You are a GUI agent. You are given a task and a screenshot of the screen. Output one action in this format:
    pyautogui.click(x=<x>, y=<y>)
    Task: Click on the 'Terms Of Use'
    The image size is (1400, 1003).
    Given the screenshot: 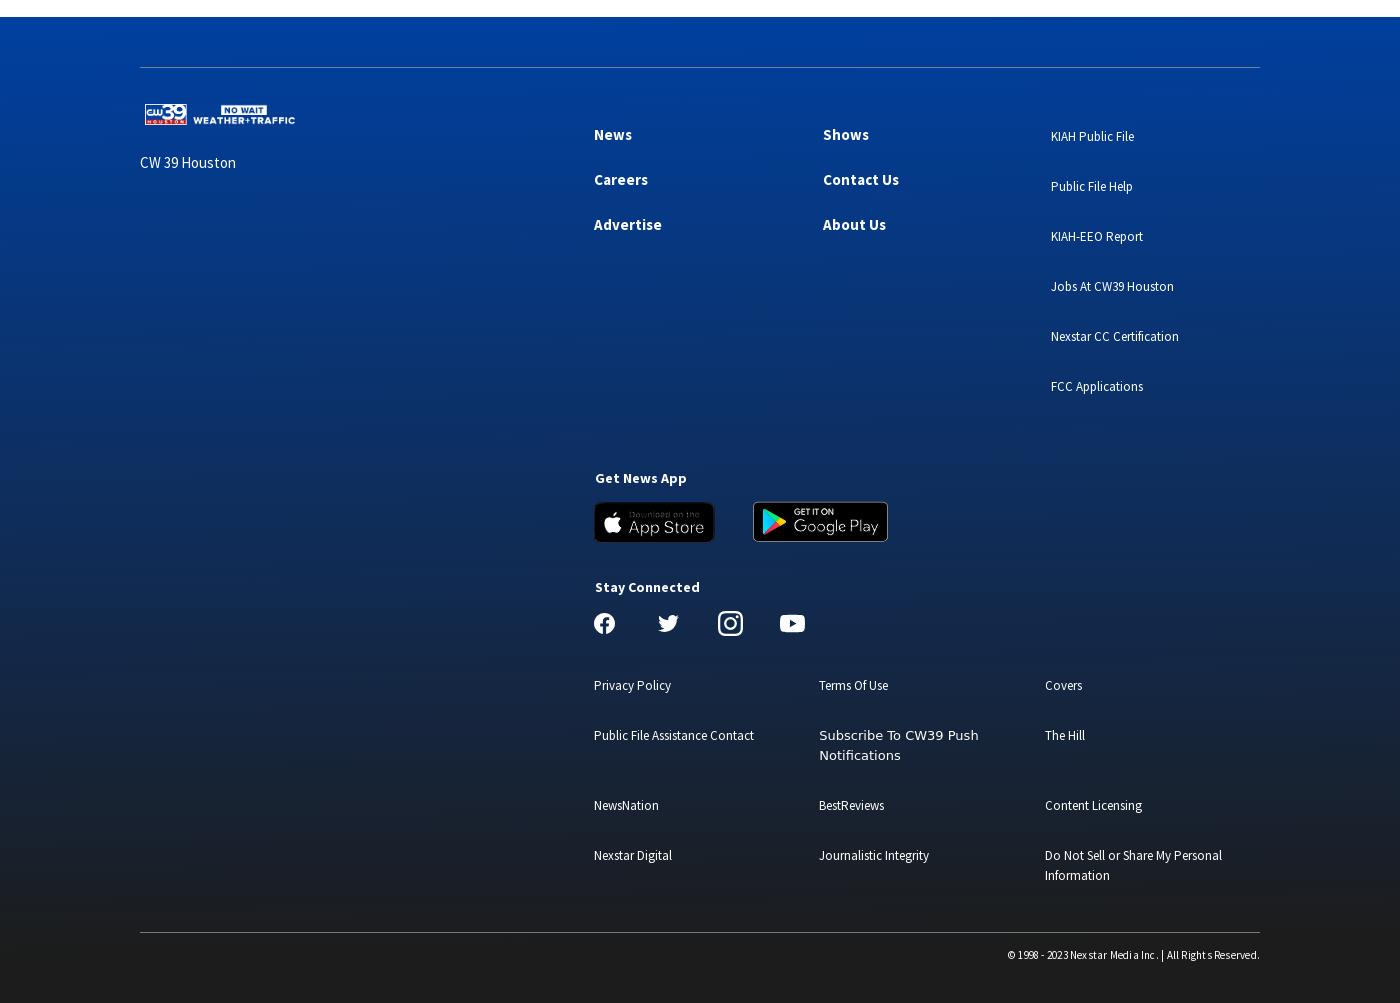 What is the action you would take?
    pyautogui.click(x=819, y=684)
    